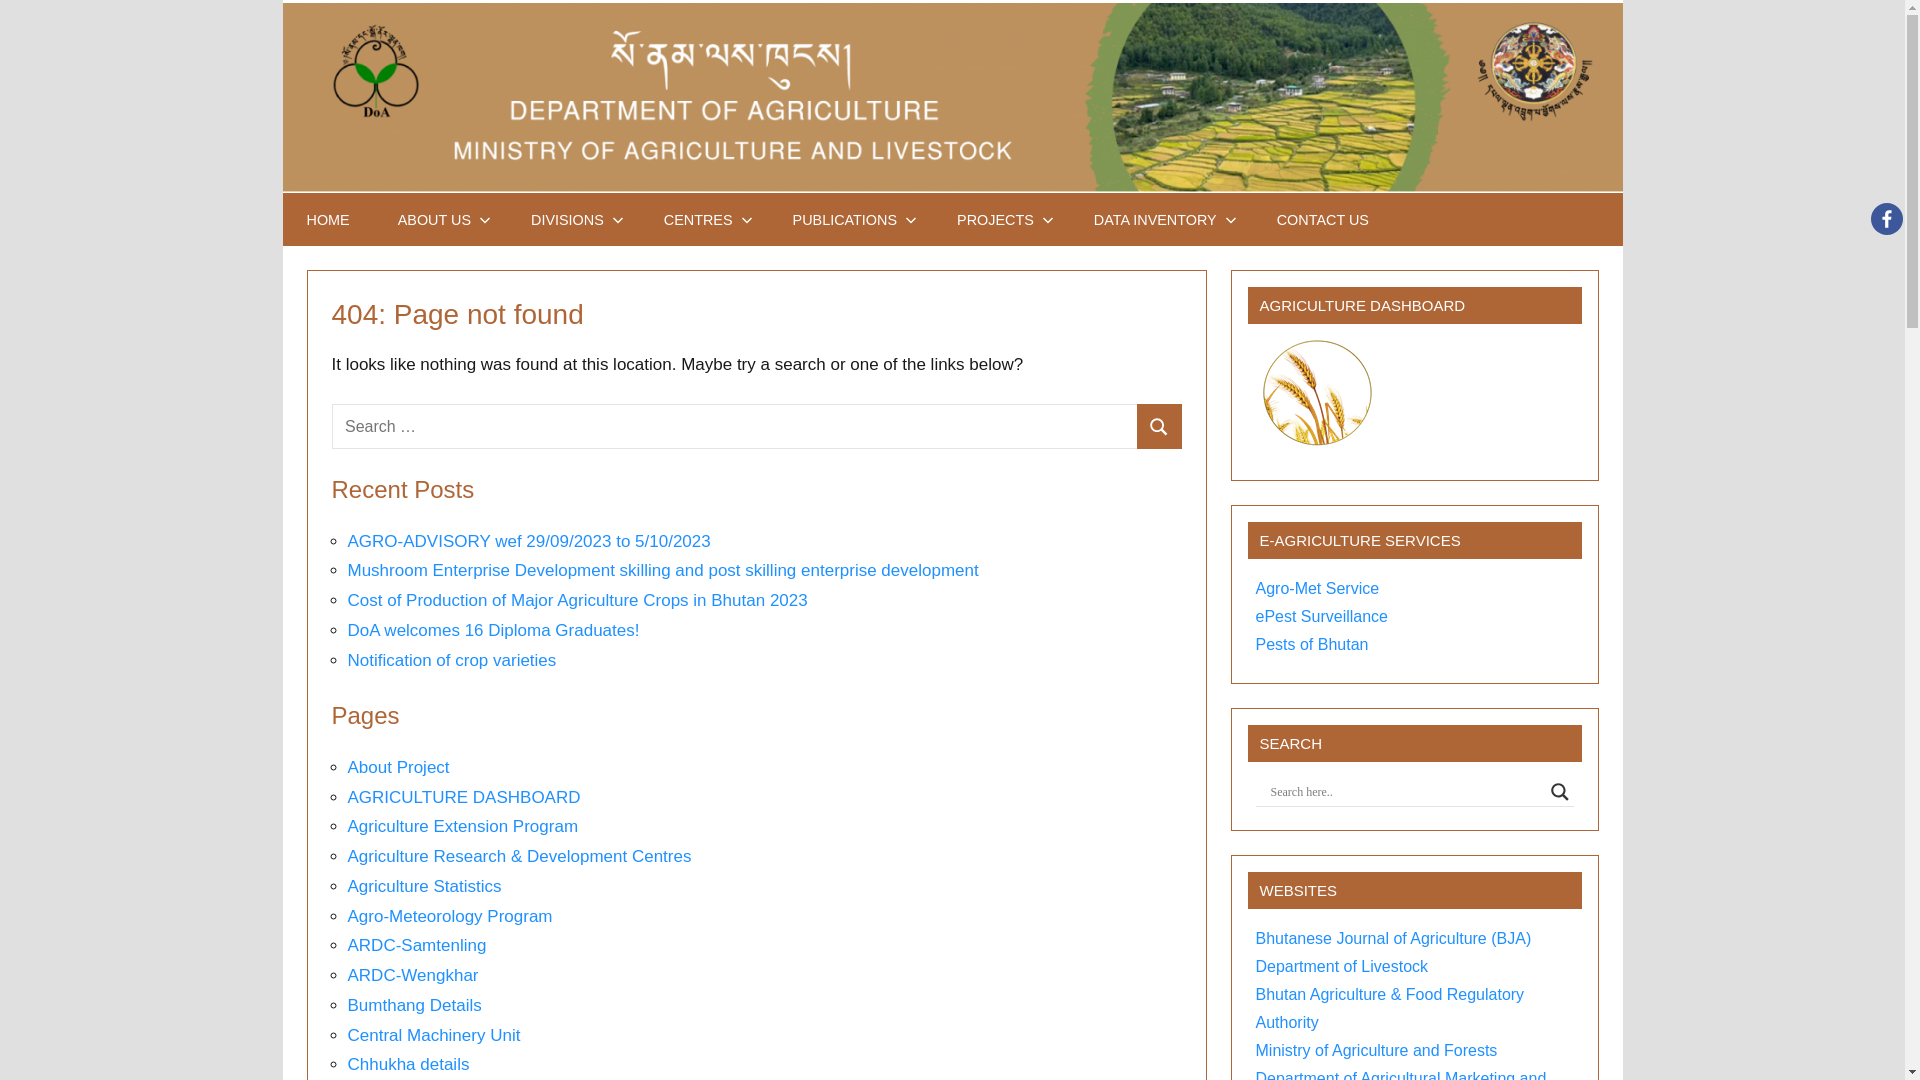  I want to click on 'Skip to content', so click(281, 0).